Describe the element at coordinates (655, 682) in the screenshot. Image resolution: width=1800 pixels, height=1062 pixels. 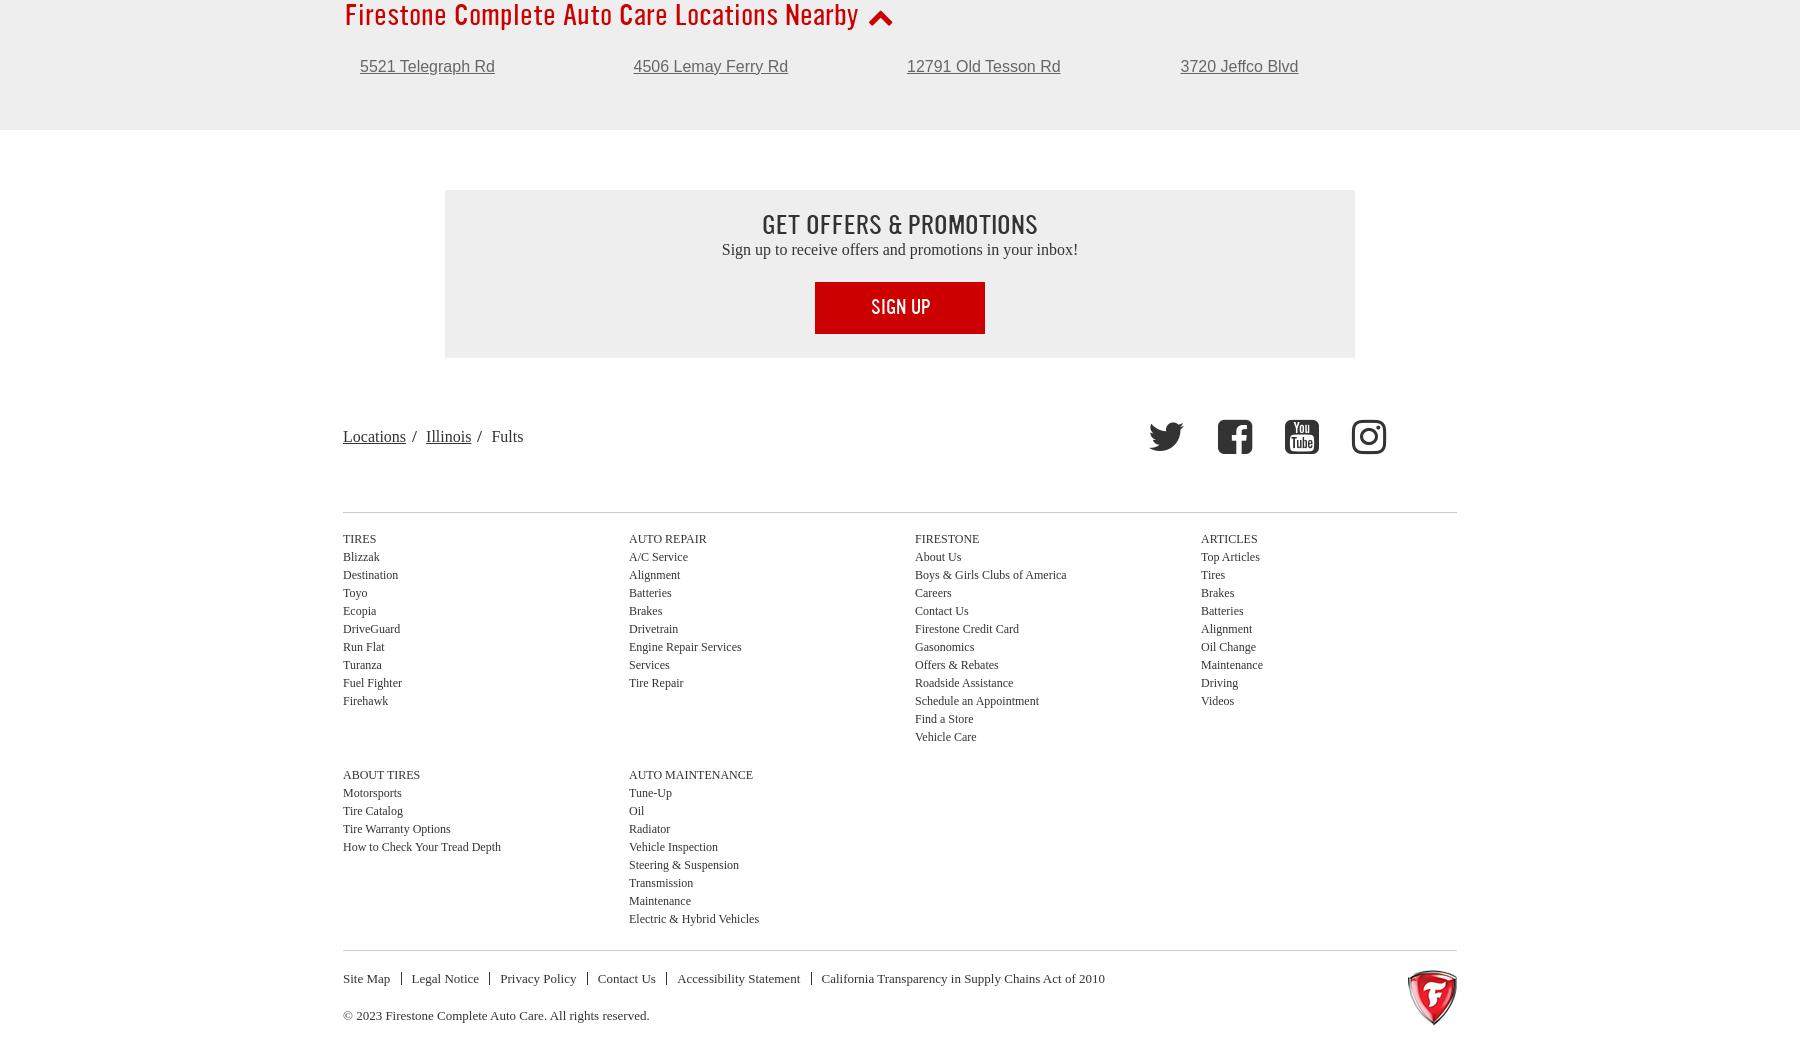
I see `'Tire Repair'` at that location.